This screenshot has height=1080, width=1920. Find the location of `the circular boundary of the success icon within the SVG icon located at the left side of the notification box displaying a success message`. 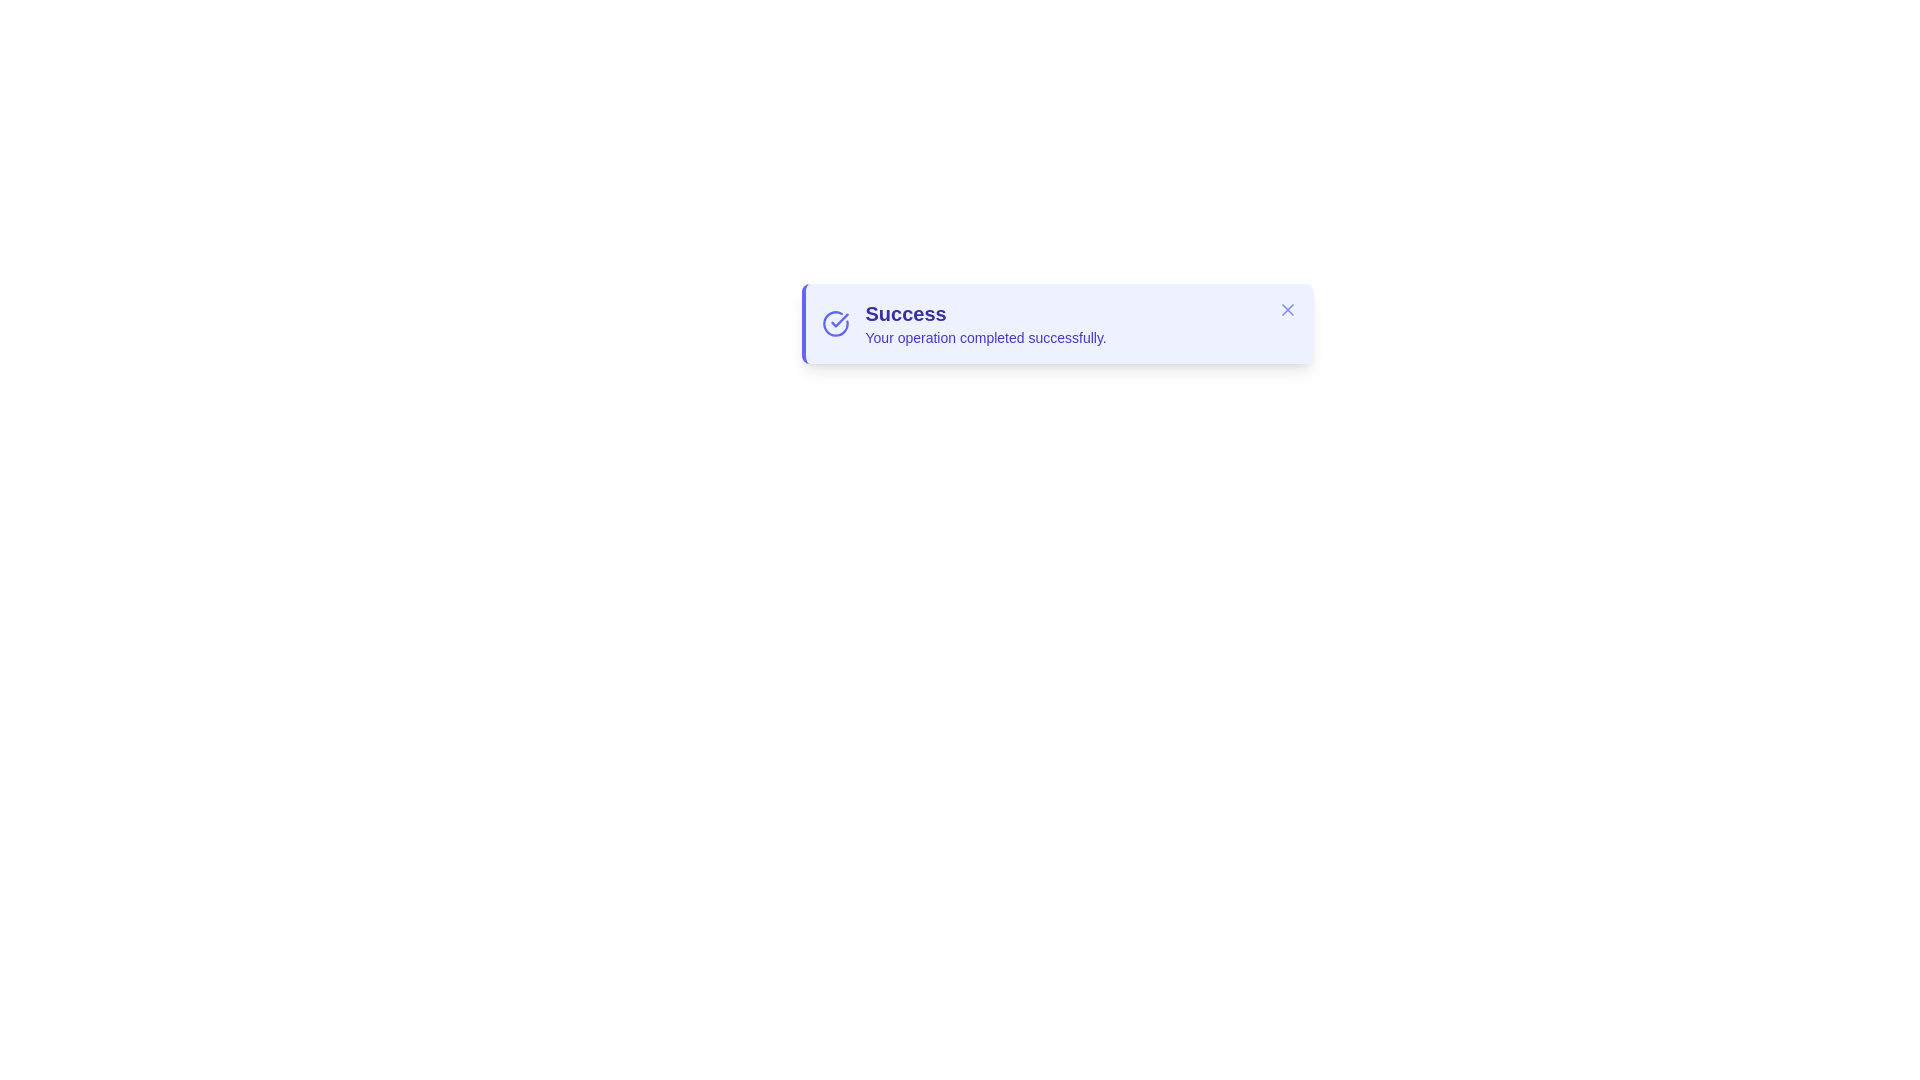

the circular boundary of the success icon within the SVG icon located at the left side of the notification box displaying a success message is located at coordinates (835, 323).